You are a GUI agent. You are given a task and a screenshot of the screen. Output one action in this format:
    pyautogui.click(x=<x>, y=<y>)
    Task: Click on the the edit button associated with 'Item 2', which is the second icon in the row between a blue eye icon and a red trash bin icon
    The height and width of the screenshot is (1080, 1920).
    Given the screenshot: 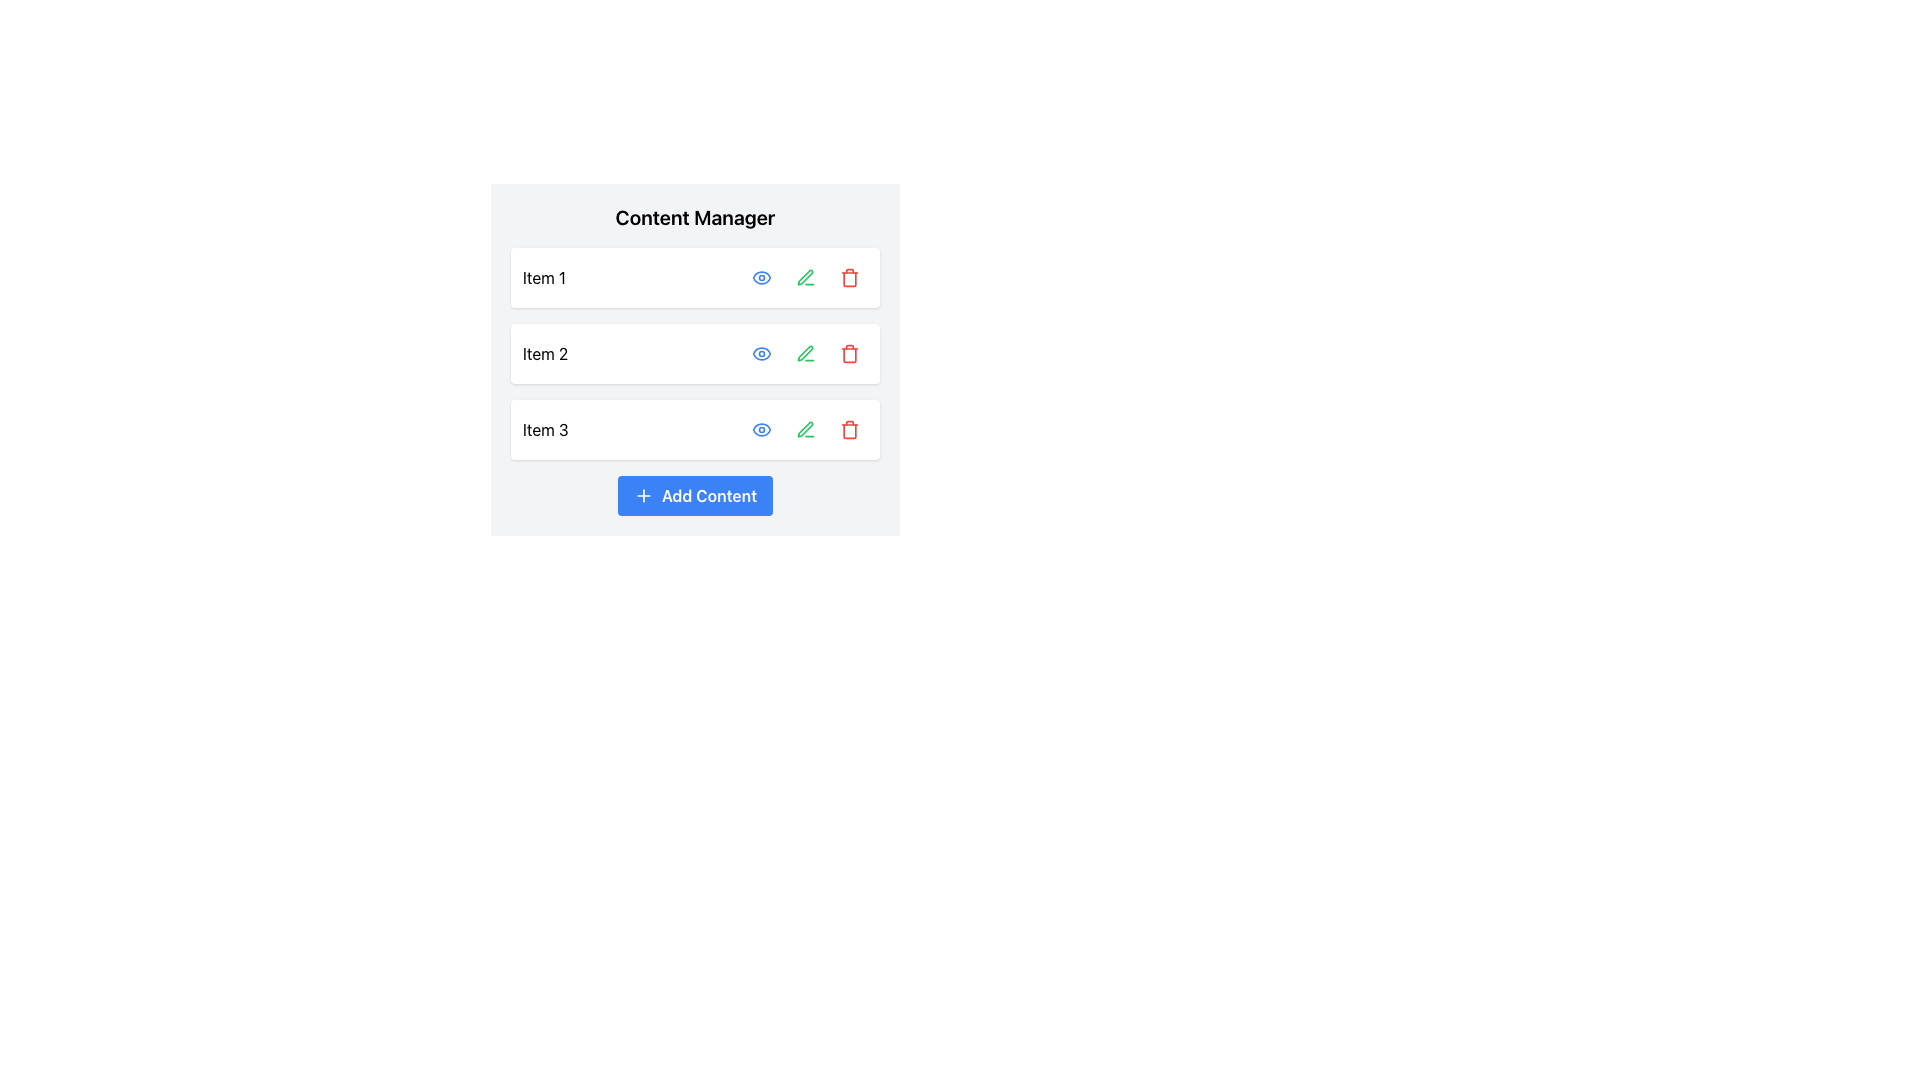 What is the action you would take?
    pyautogui.click(x=806, y=353)
    